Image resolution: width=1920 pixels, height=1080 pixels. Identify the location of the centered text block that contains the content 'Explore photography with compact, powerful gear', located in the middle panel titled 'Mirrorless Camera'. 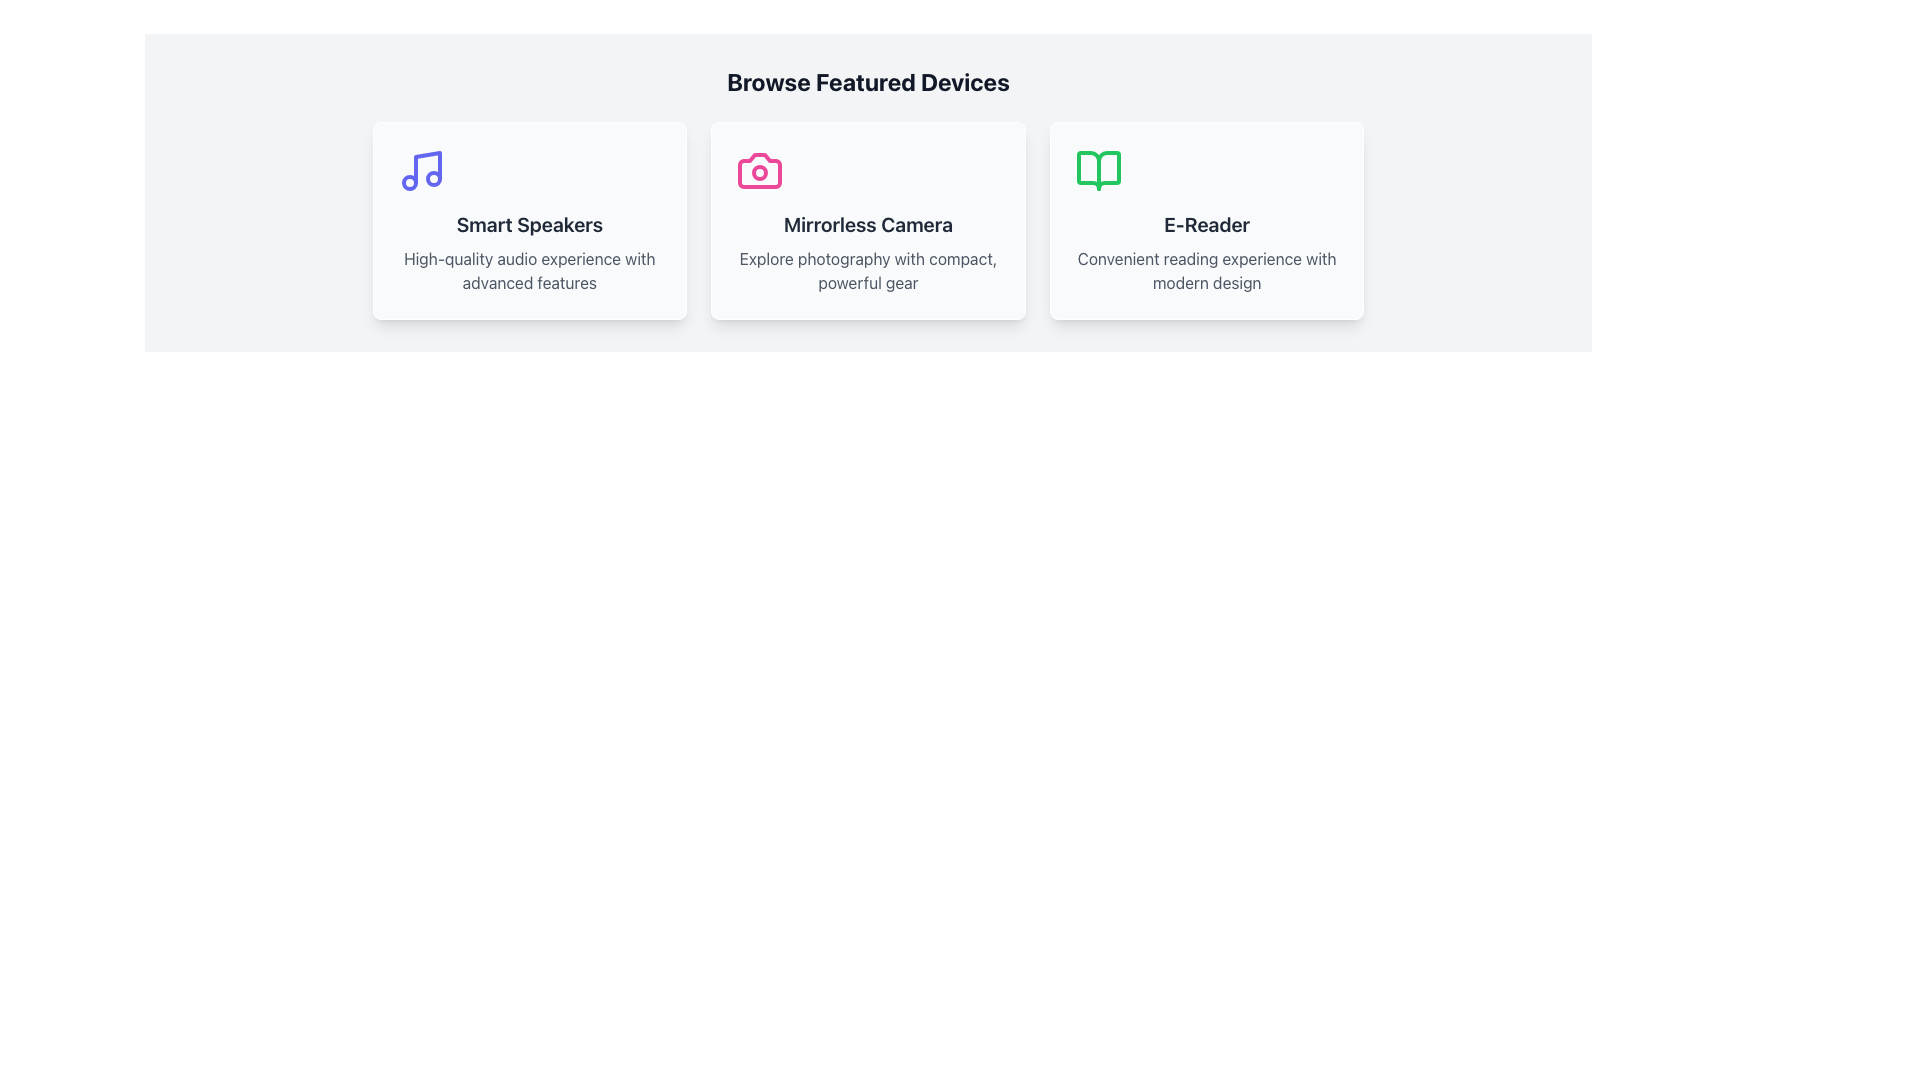
(868, 270).